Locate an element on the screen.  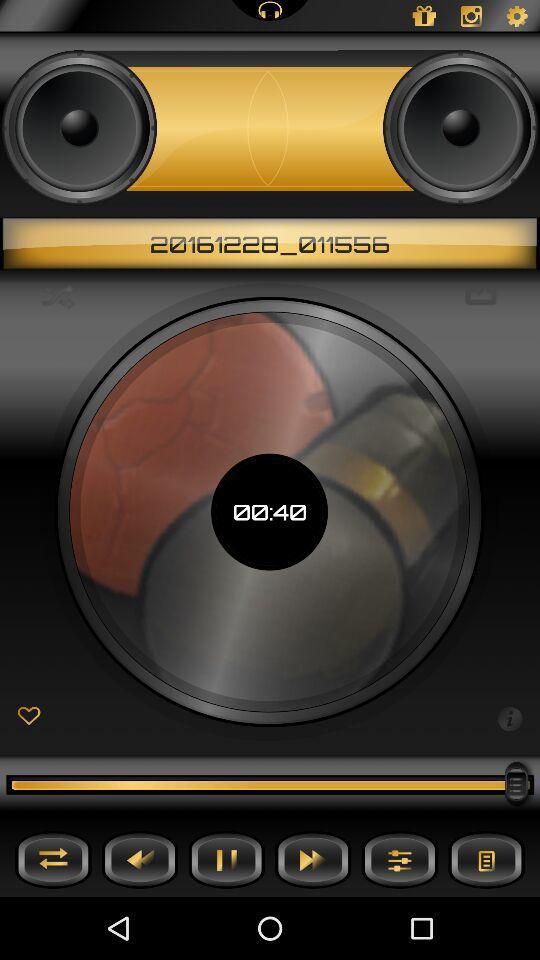
used to go fast forward is located at coordinates (313, 858).